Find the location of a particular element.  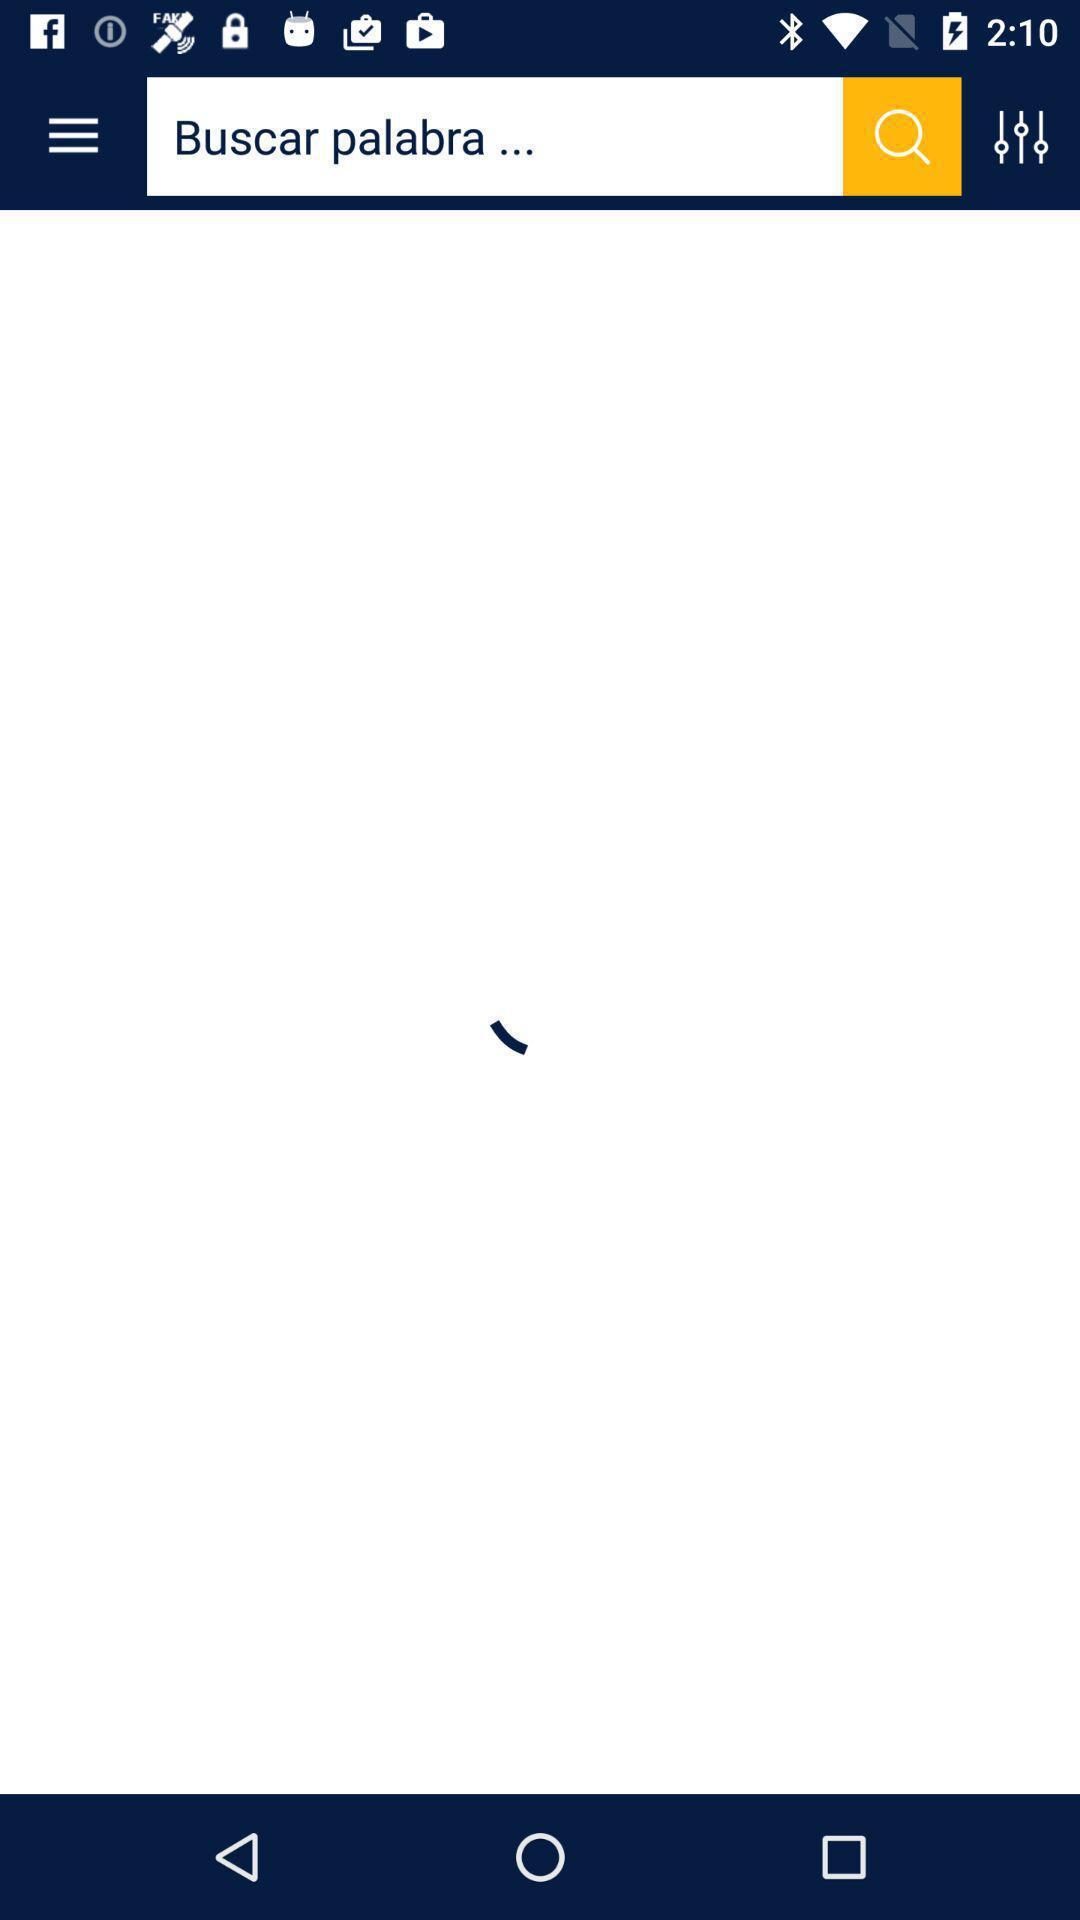

settings is located at coordinates (1020, 135).